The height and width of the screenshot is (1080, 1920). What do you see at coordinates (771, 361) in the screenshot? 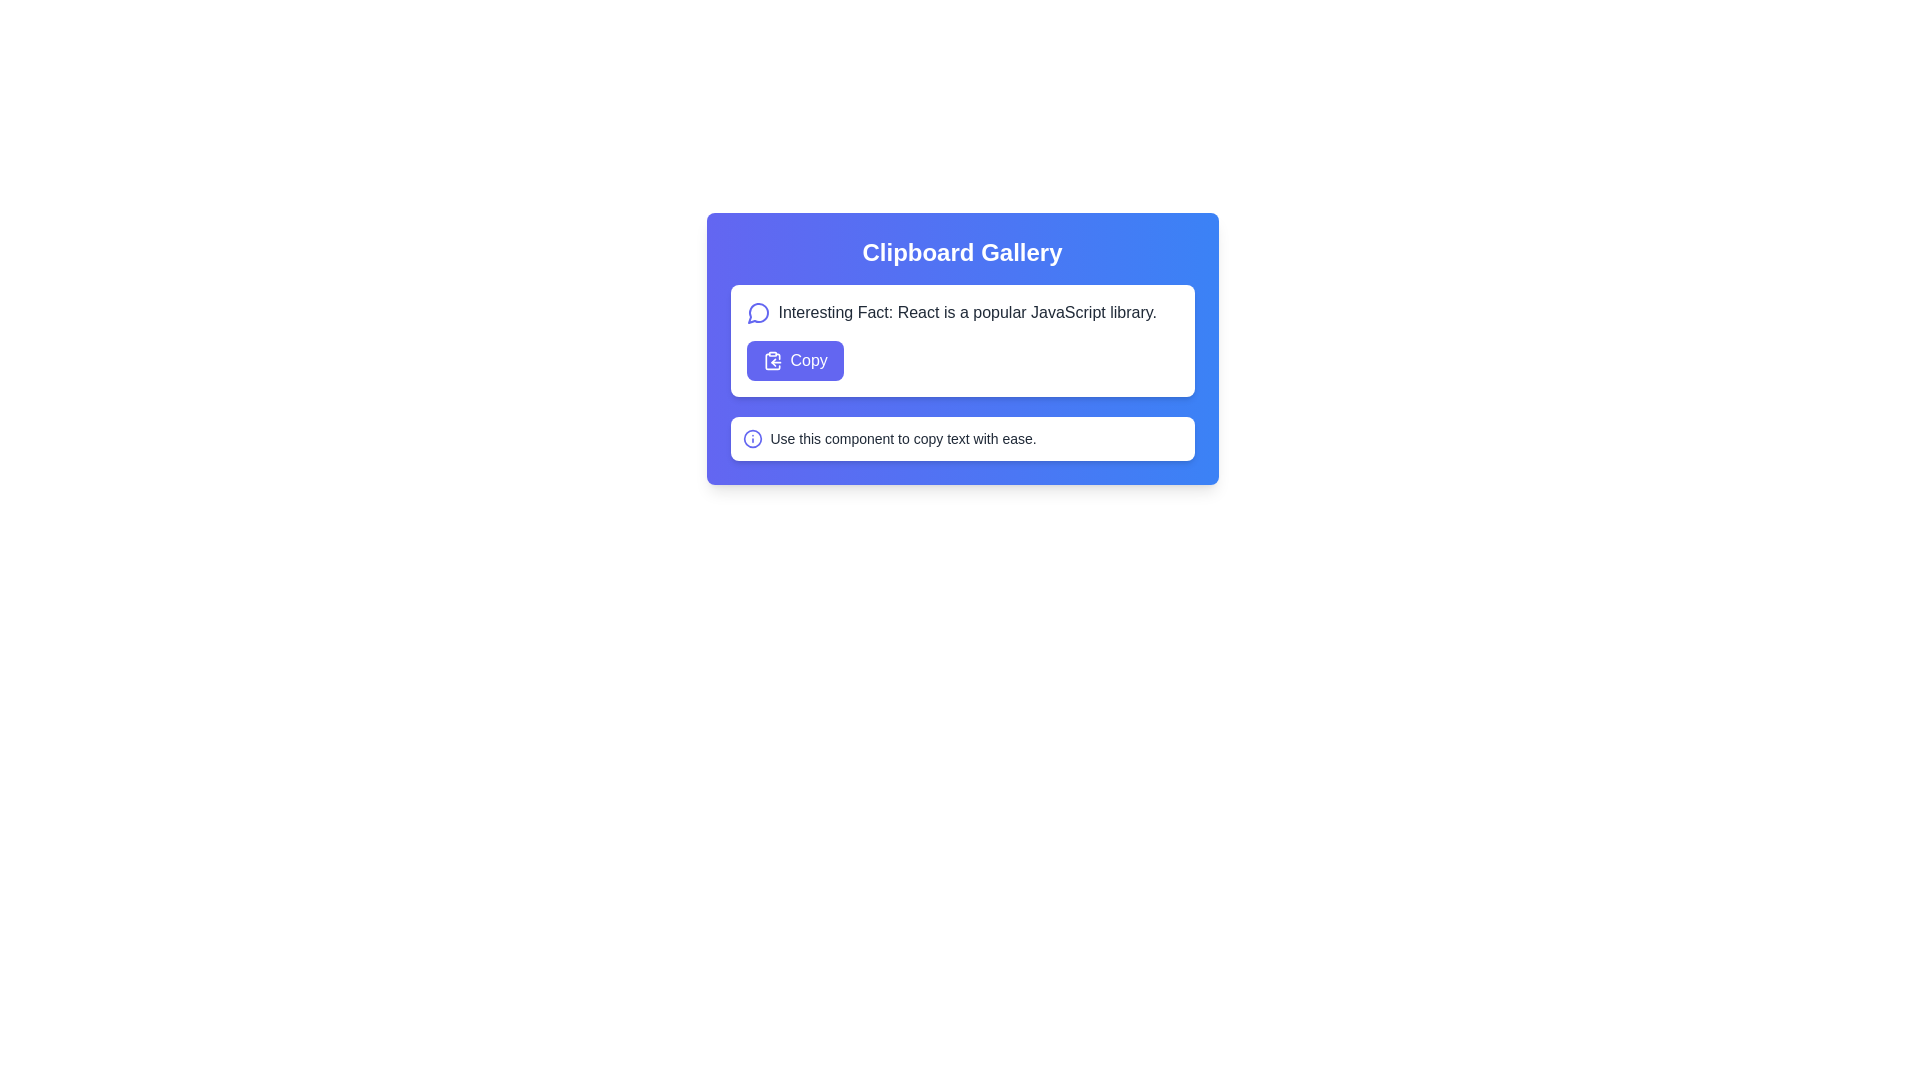
I see `the clipboard icon located within the blue 'Copy' button beneath the text 'Interesting Fact: React is a popular JavaScript library' in the 'Clipboard Gallery' card` at bounding box center [771, 361].